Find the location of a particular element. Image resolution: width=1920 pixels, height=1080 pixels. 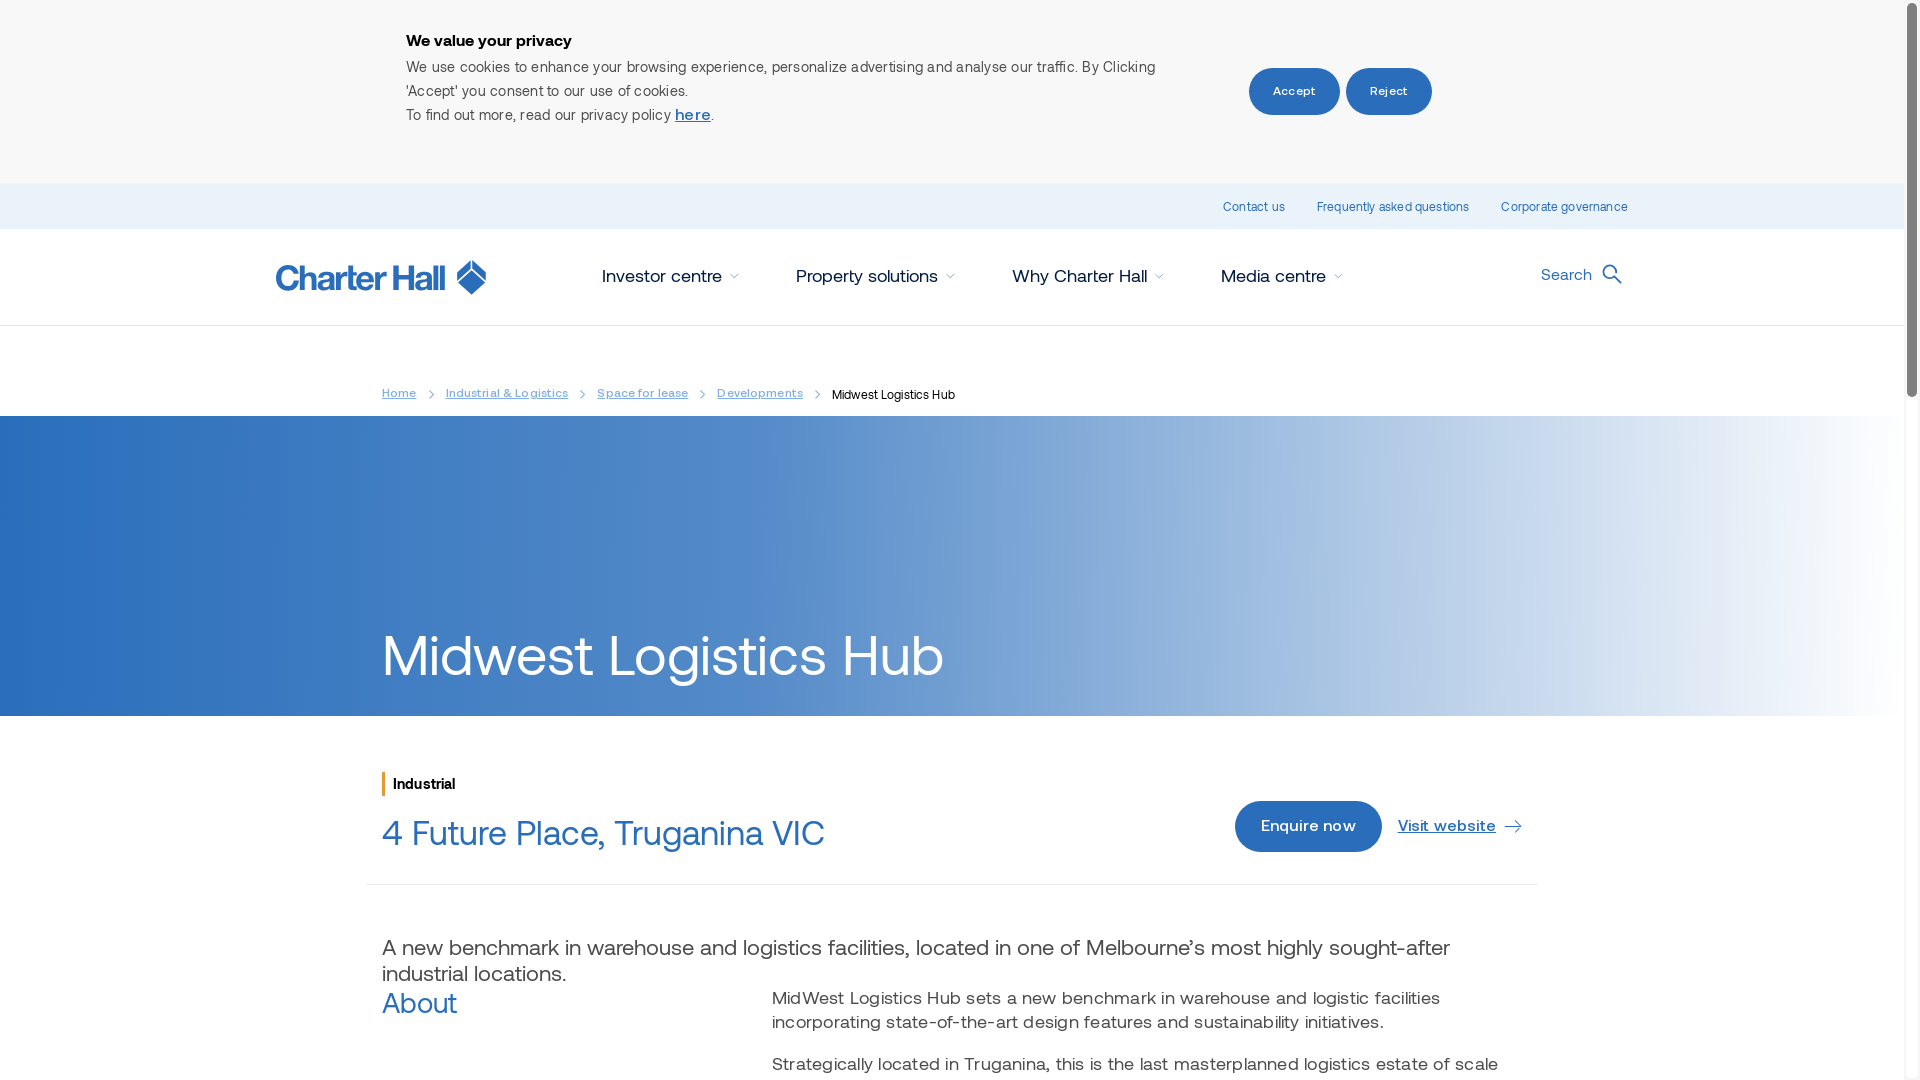

'Accept' is located at coordinates (1294, 91).